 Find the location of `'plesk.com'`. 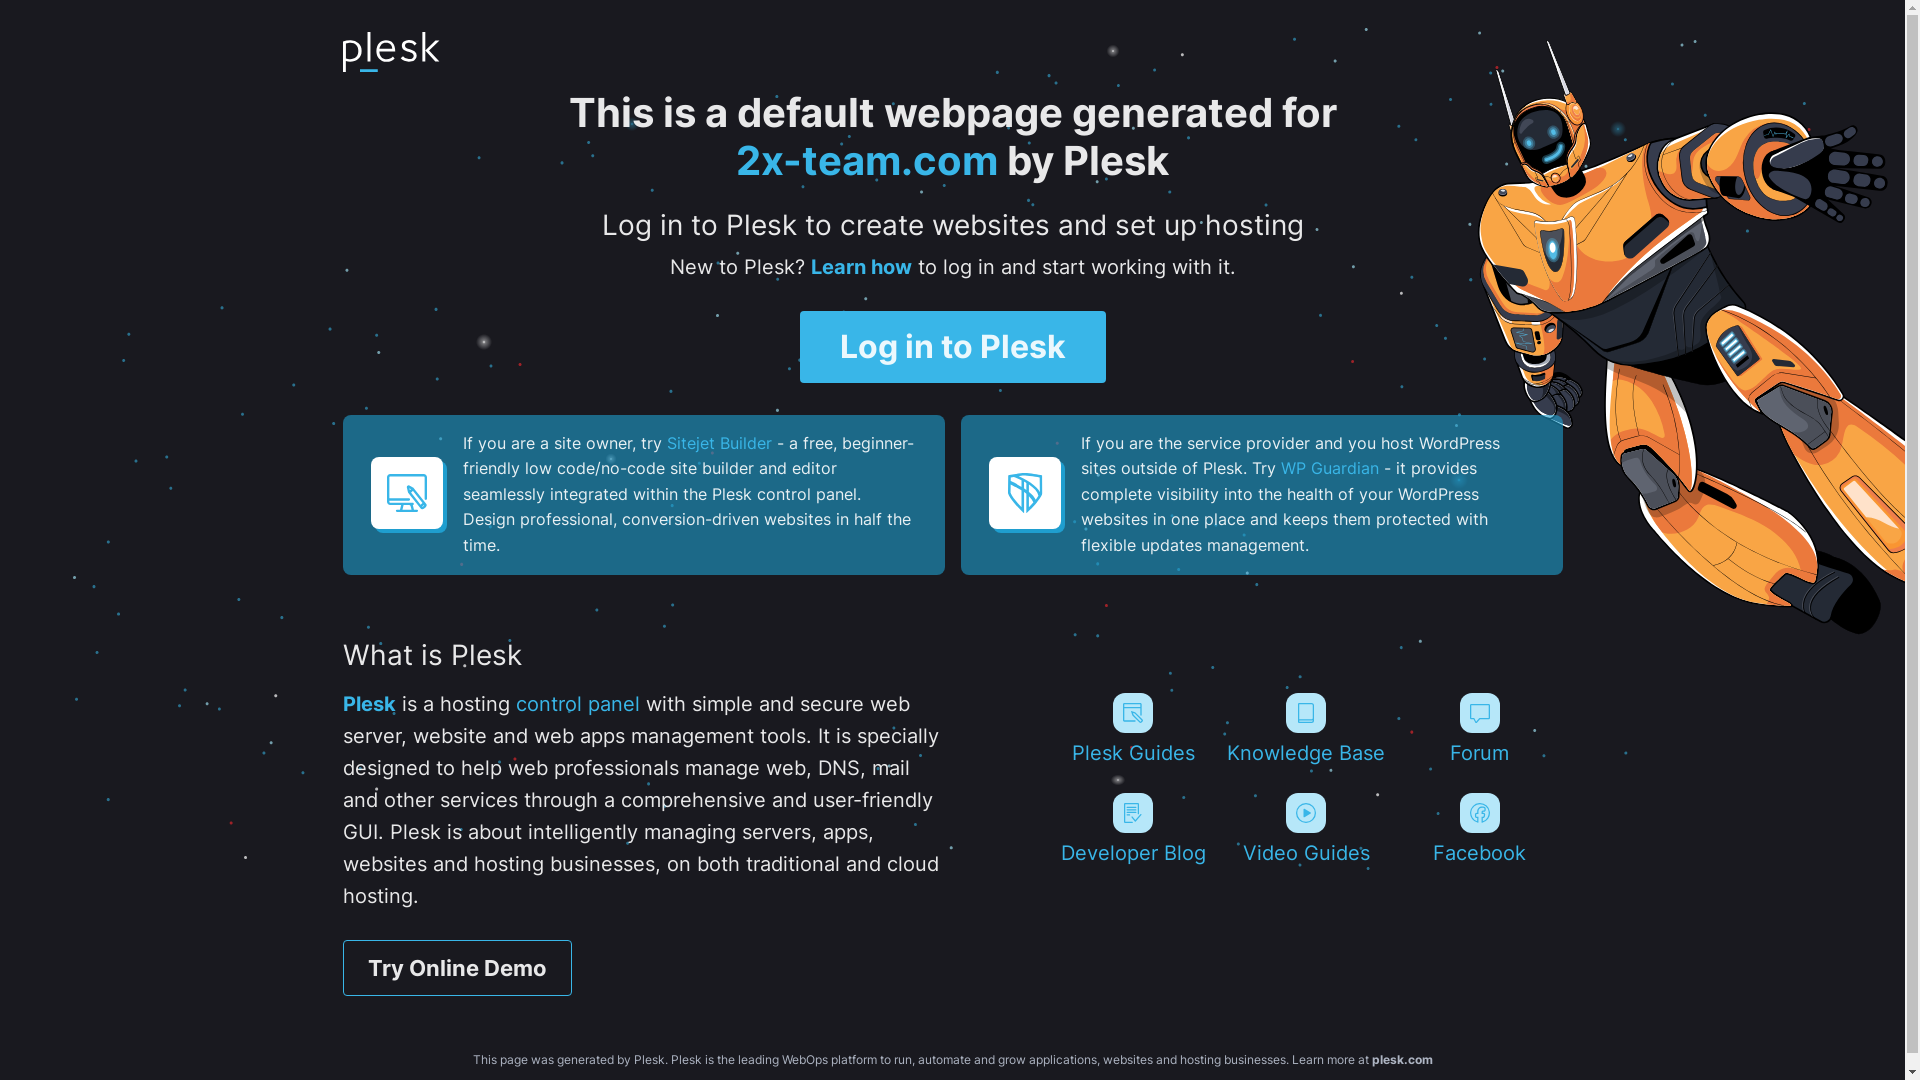

'plesk.com' is located at coordinates (1401, 1058).